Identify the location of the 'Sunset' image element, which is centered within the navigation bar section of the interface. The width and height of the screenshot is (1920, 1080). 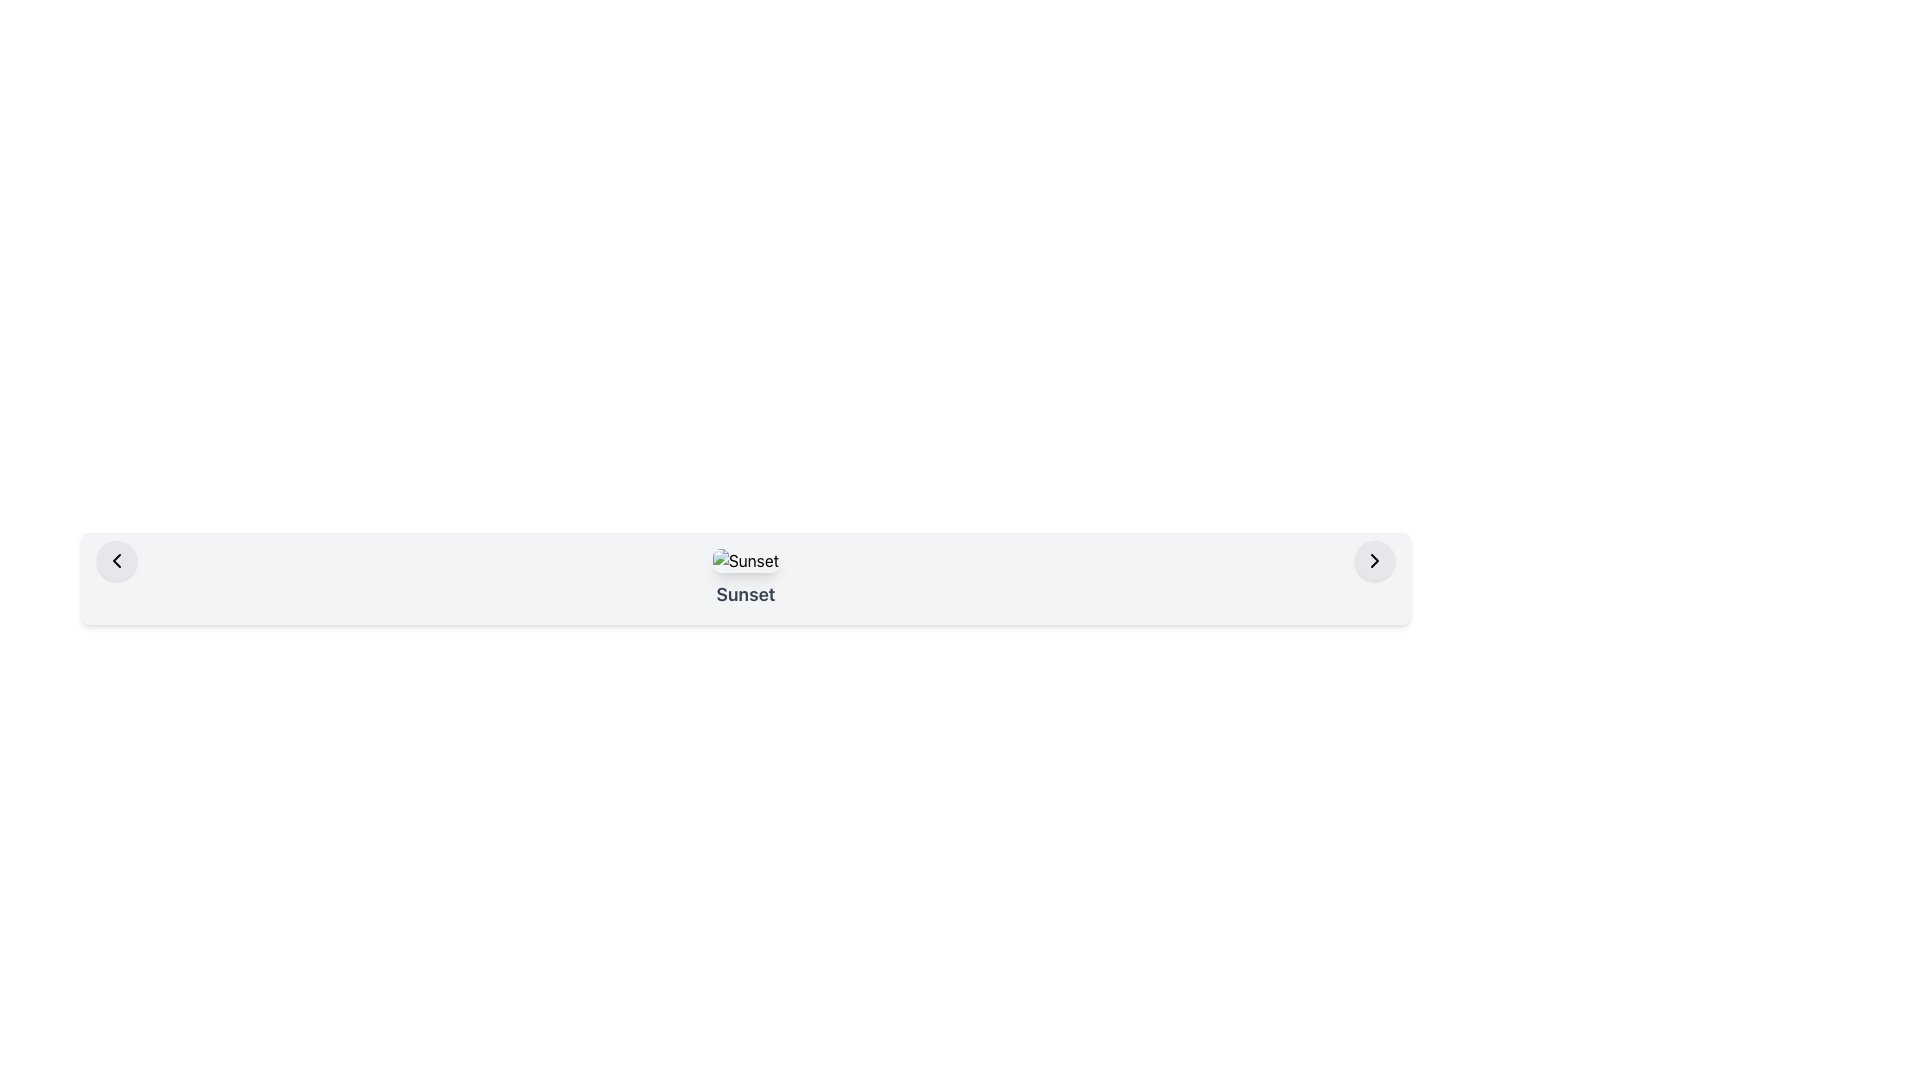
(744, 560).